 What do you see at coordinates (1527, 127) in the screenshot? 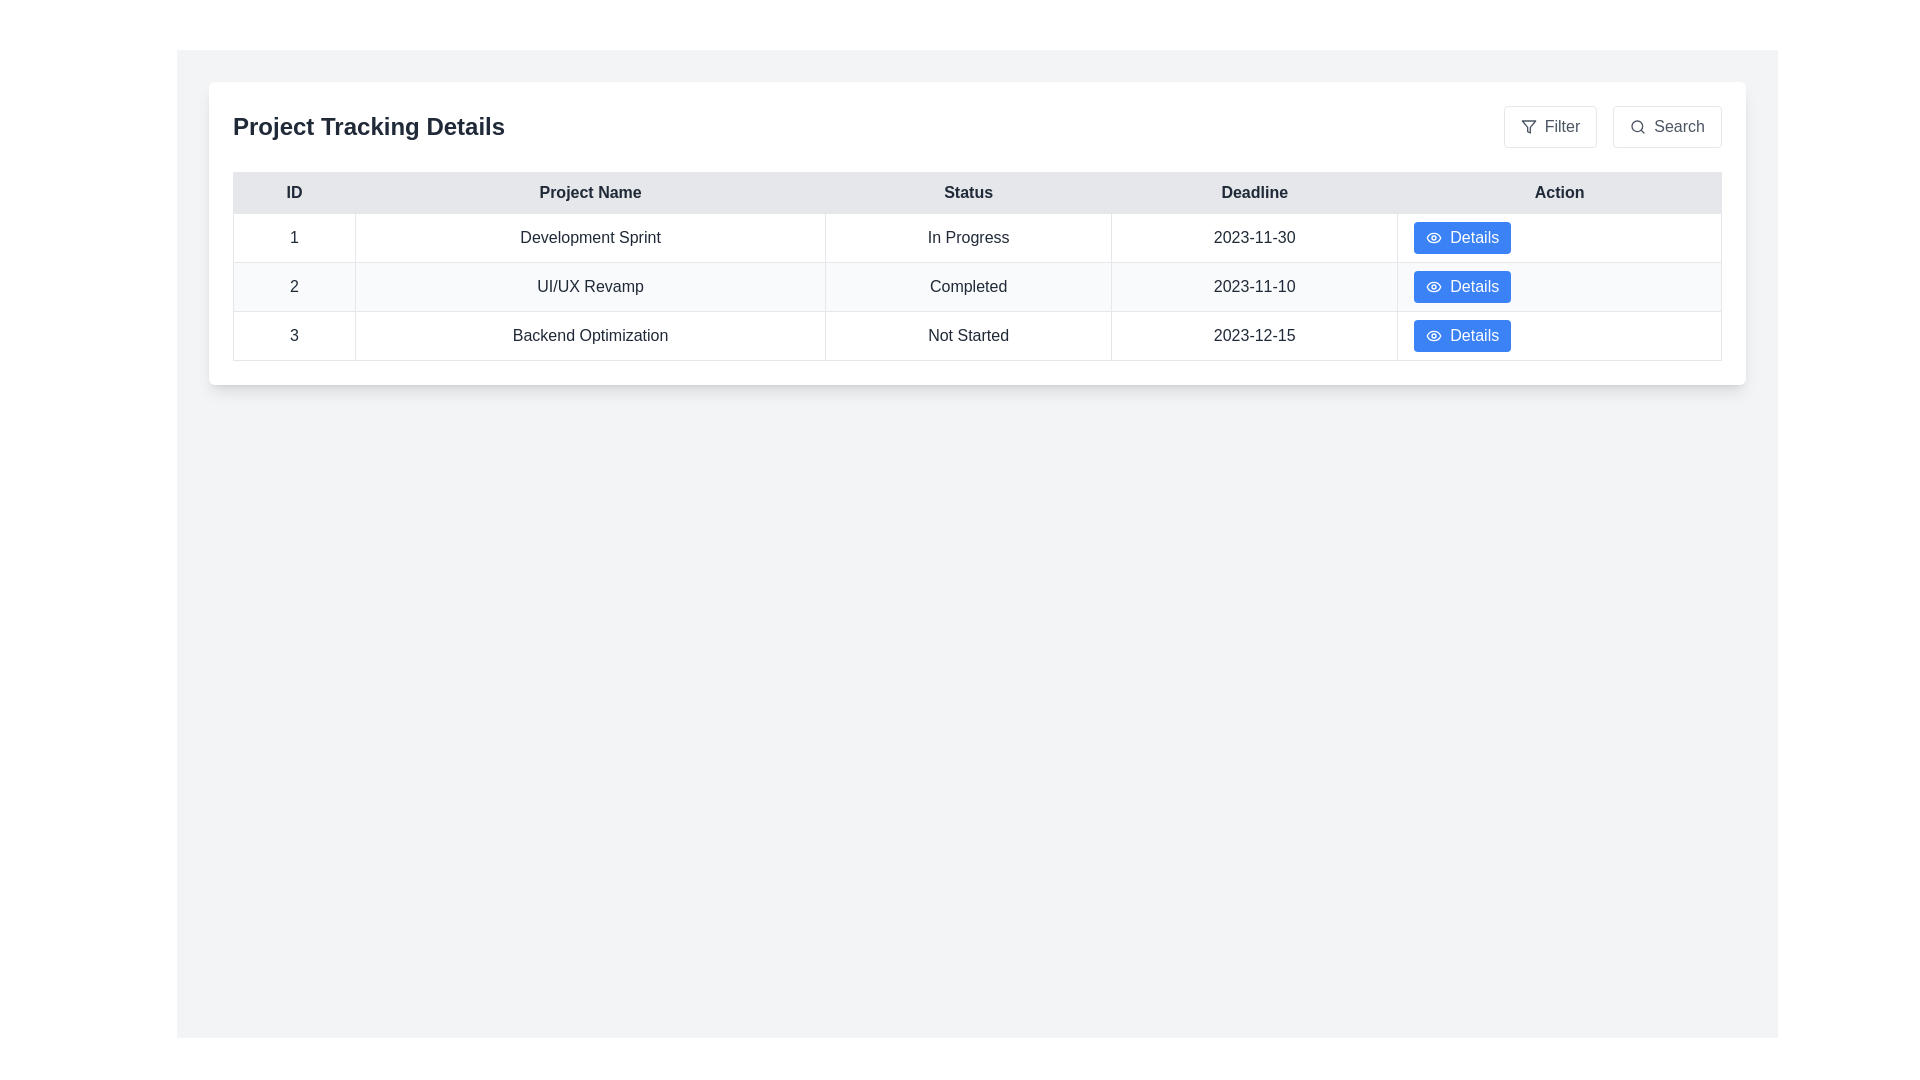
I see `the triangular funnel icon within the 'Filter' button located at the top-right corner of the interface` at bounding box center [1527, 127].